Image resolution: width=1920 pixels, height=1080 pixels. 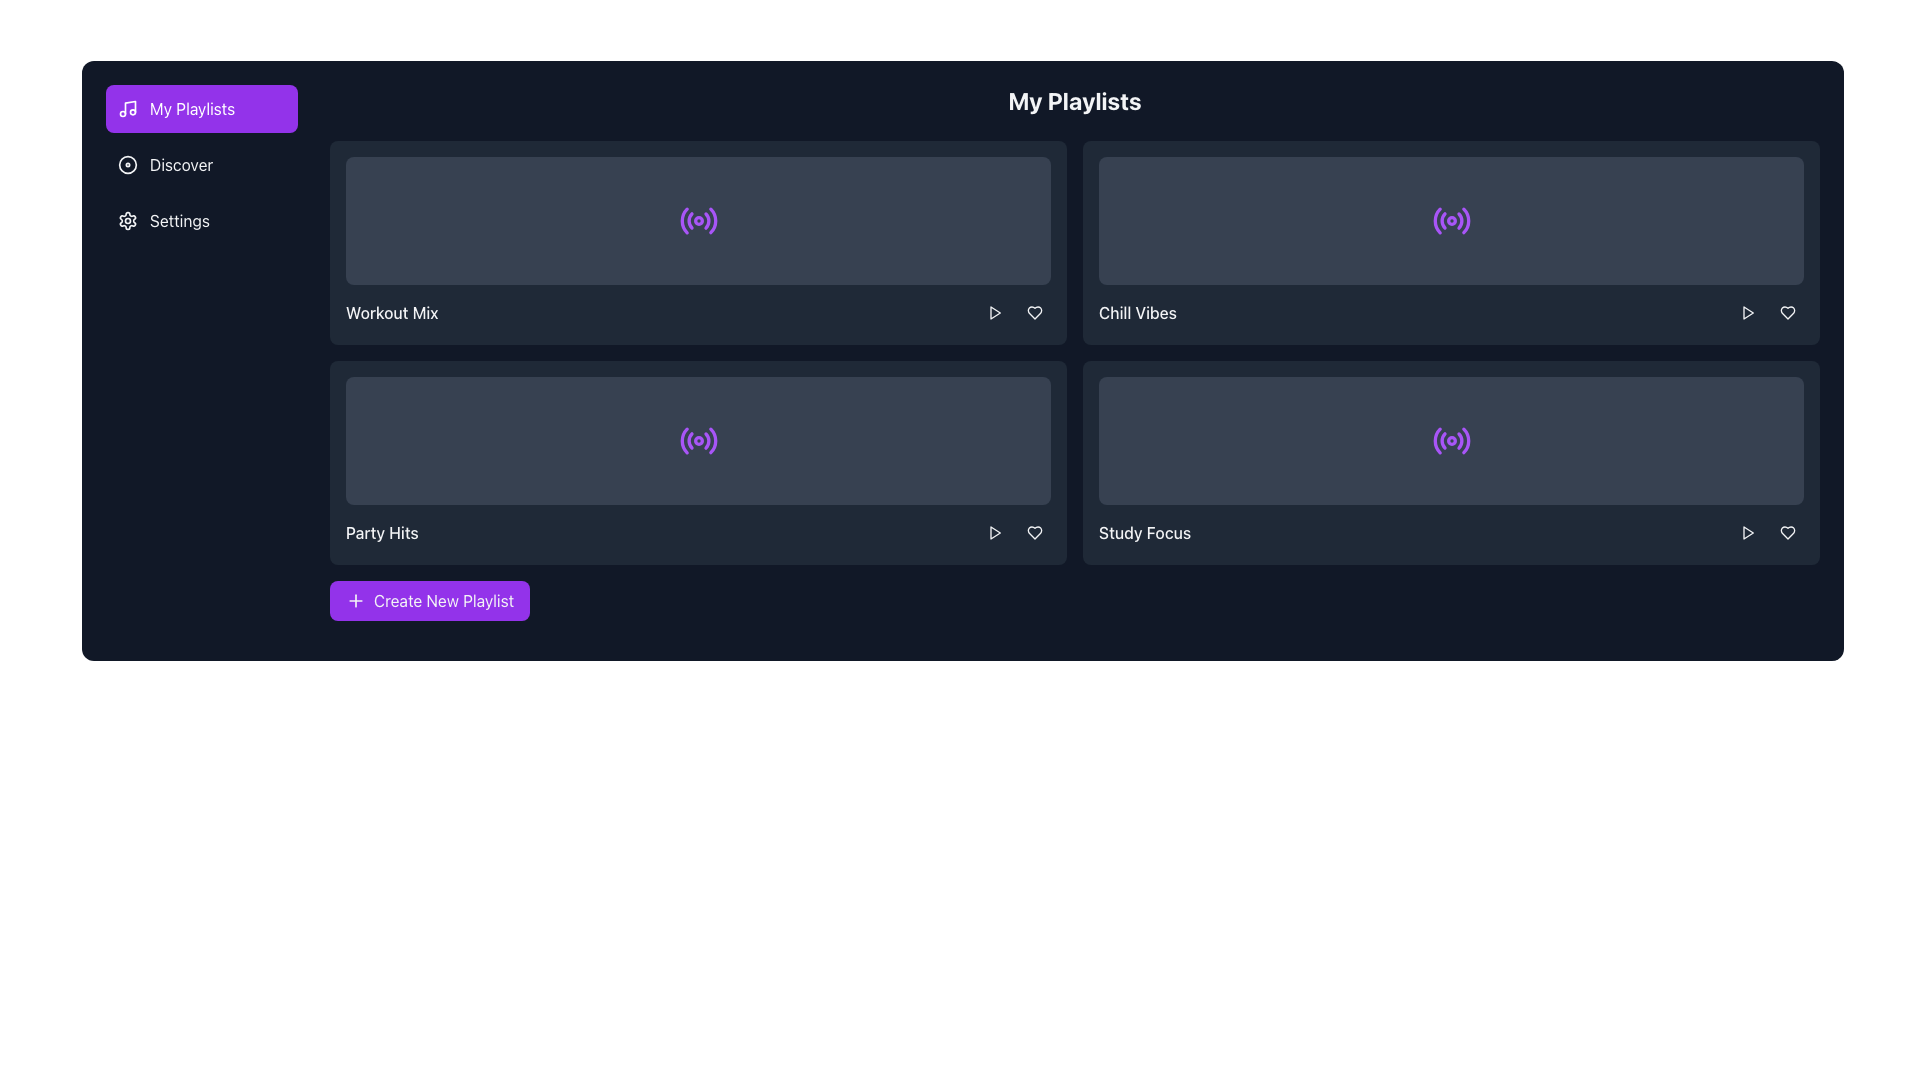 What do you see at coordinates (690, 439) in the screenshot?
I see `the second arc component of the purple circular design element within the navigation menu icon` at bounding box center [690, 439].